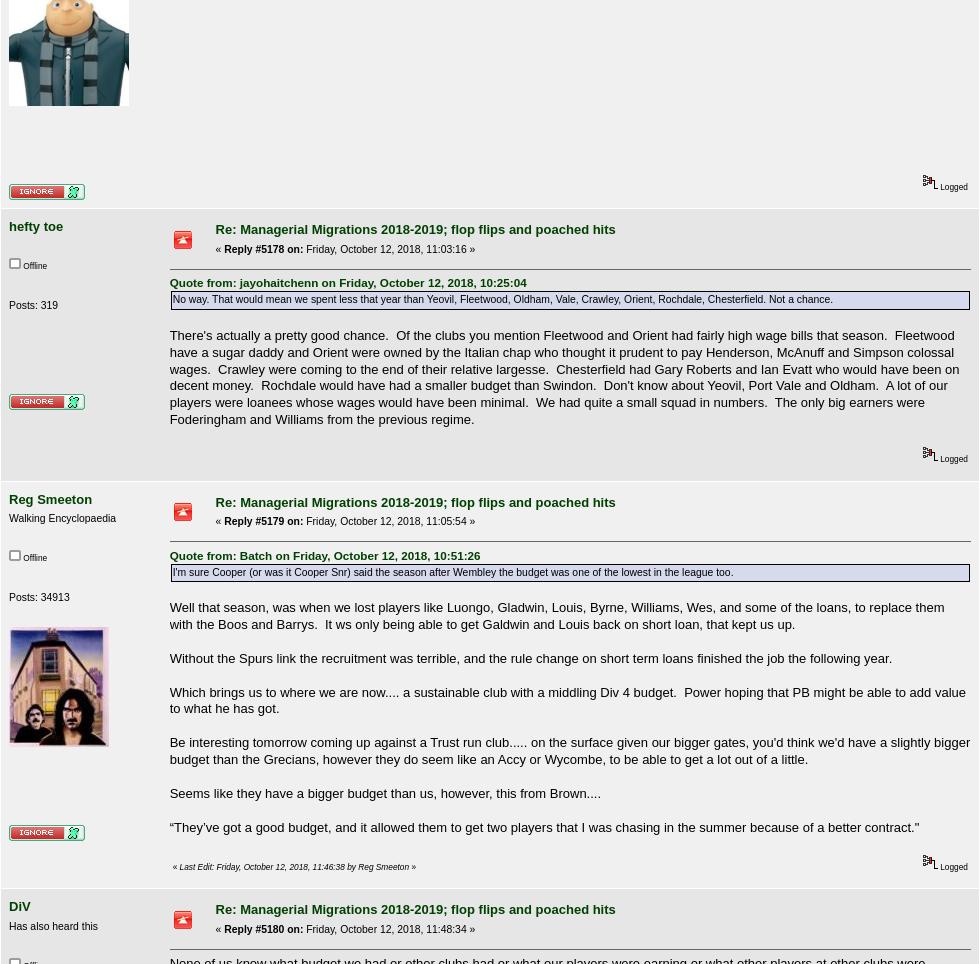 The image size is (980, 964). Describe the element at coordinates (388, 520) in the screenshot. I see `'Friday, October 12, 2018, 11:05:54 »'` at that location.